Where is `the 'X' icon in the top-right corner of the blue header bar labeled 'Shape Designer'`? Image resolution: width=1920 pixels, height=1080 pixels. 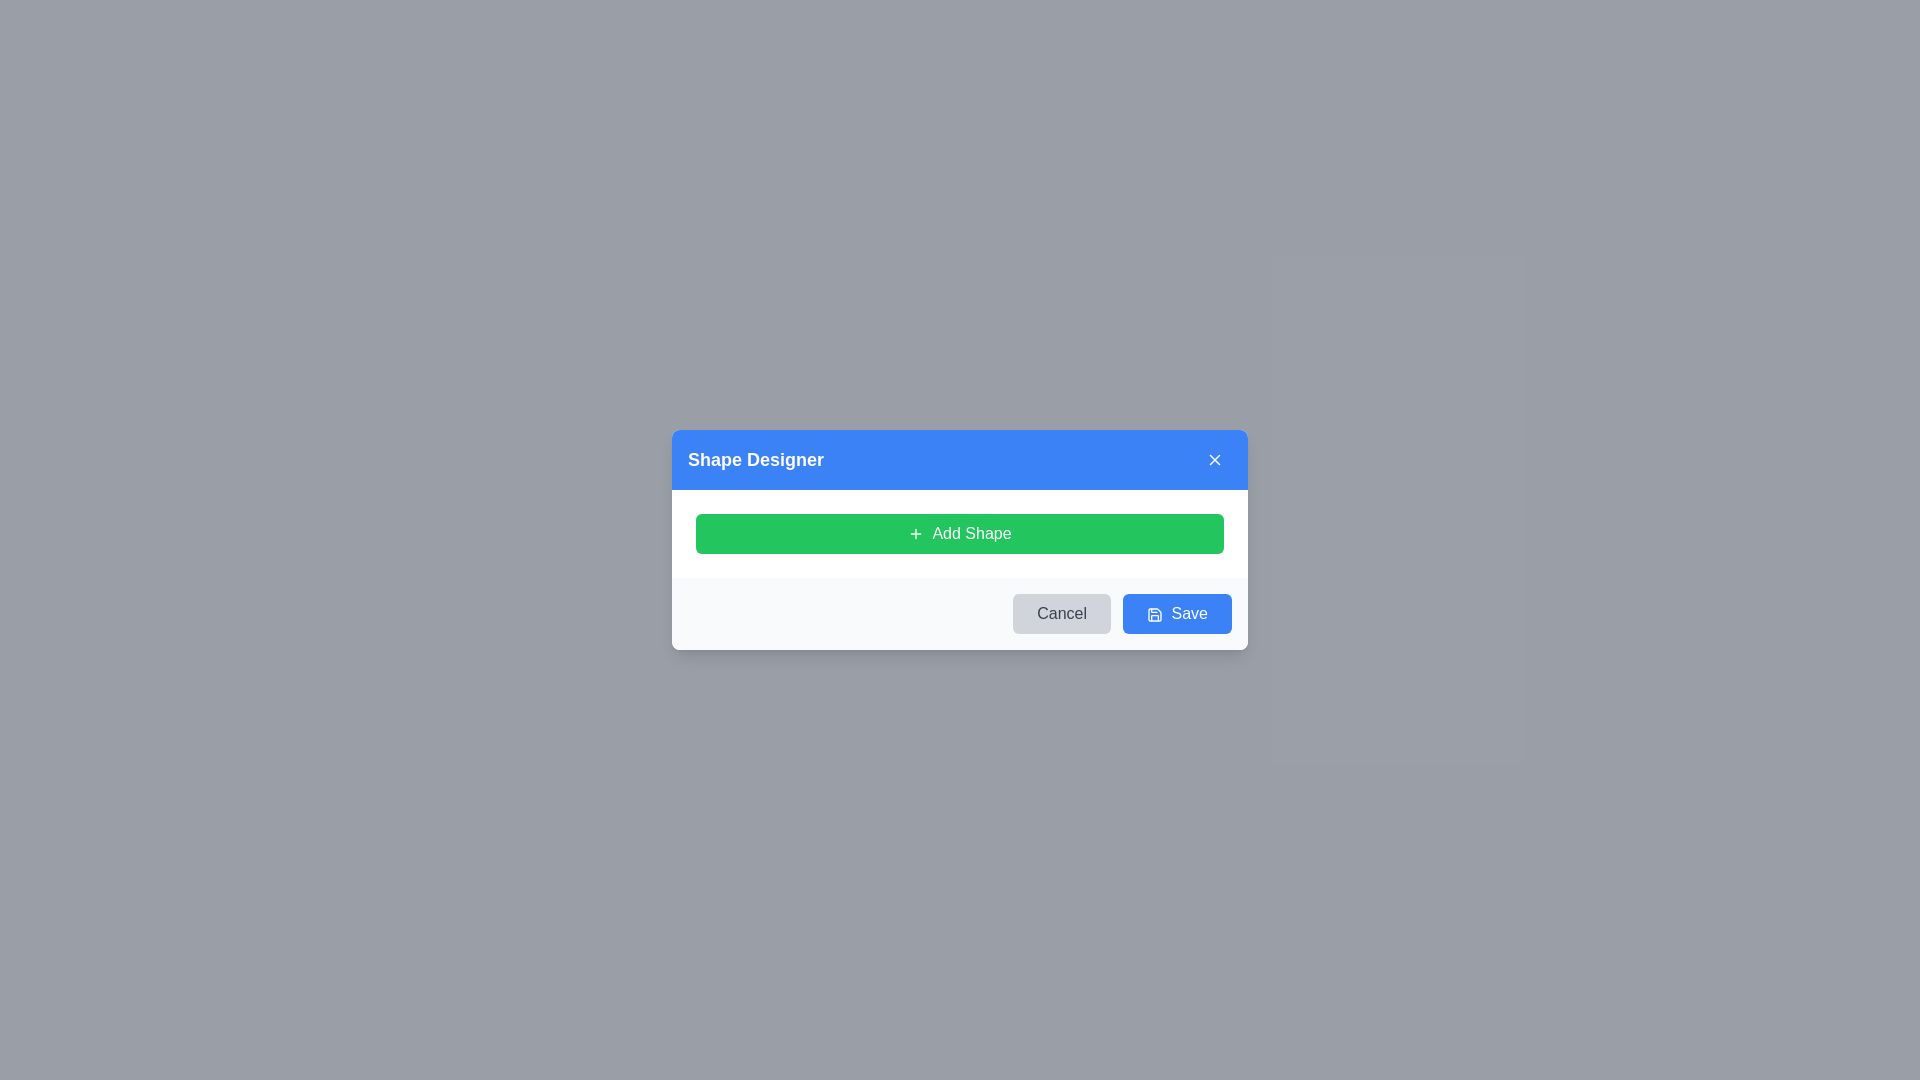 the 'X' icon in the top-right corner of the blue header bar labeled 'Shape Designer' is located at coordinates (1213, 459).